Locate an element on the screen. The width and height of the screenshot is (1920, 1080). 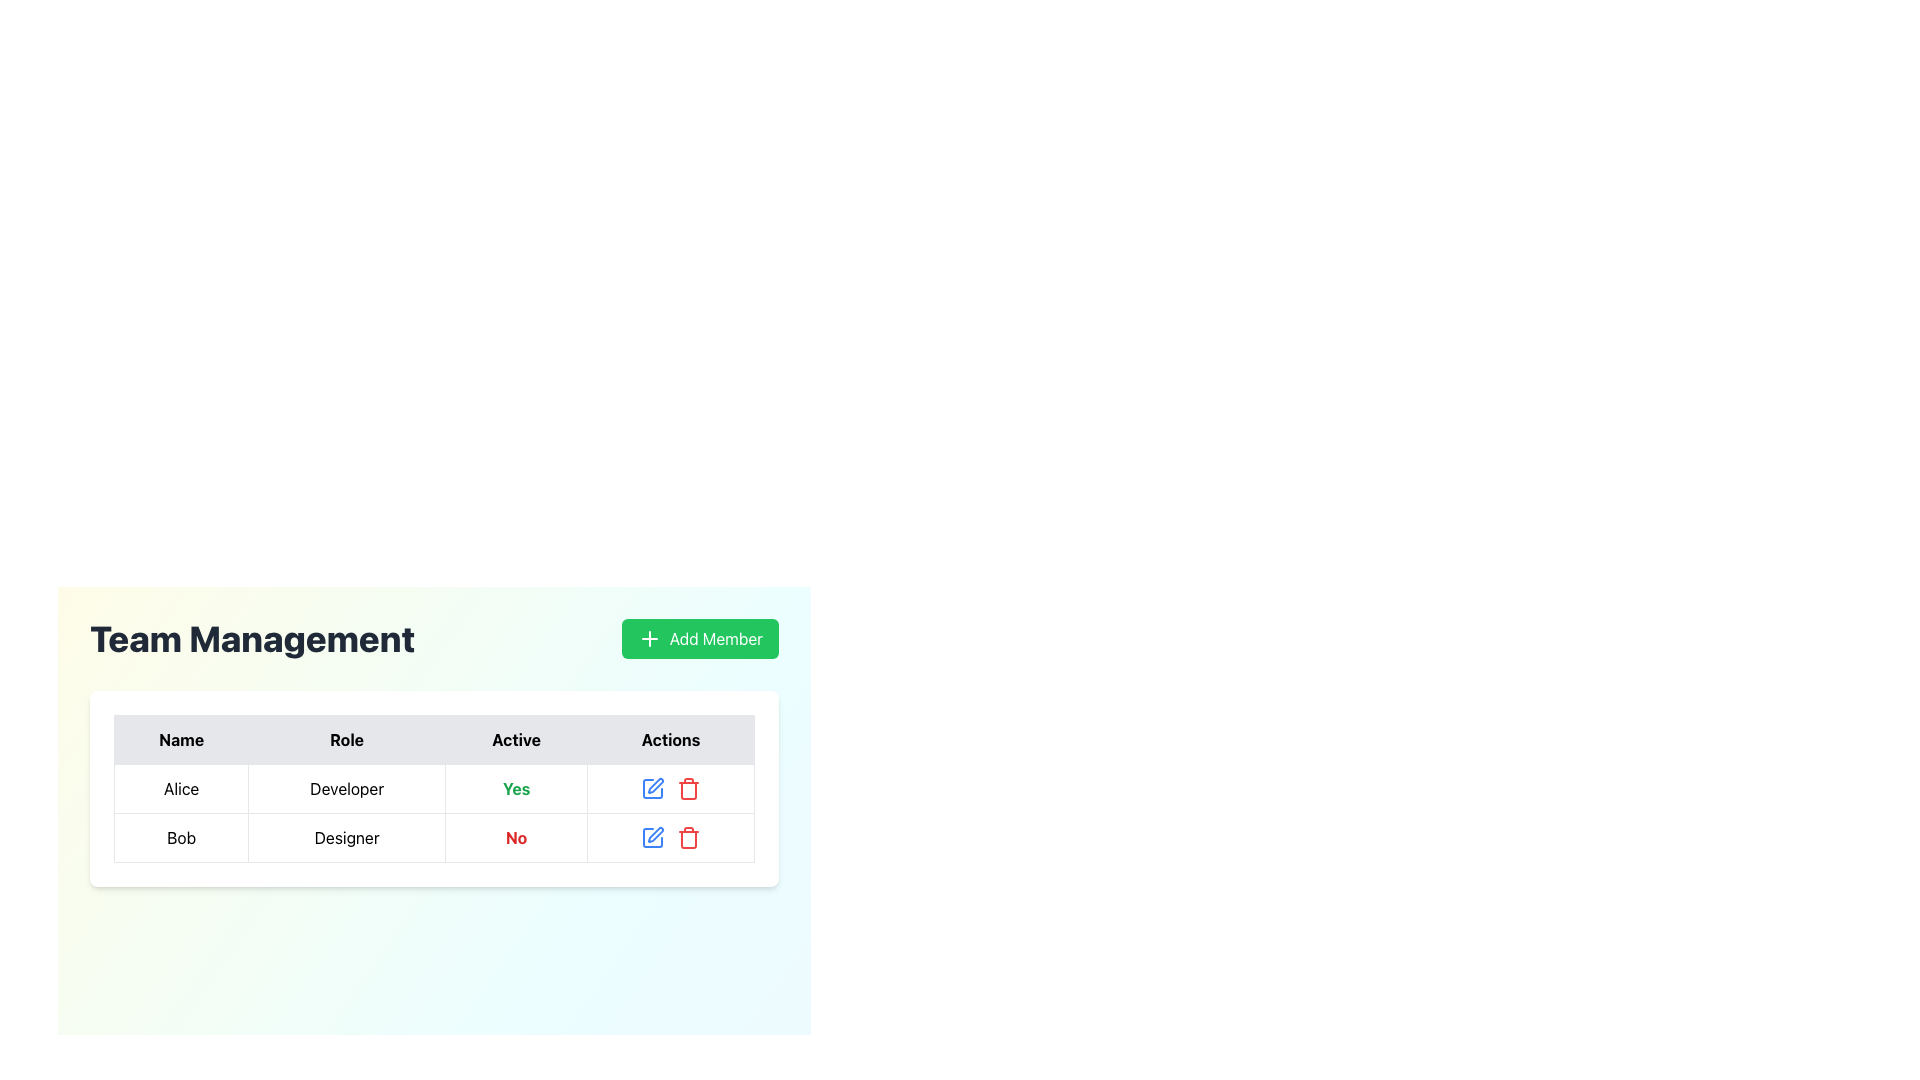
the first row of the 'Team Management' table that contains 'Alice', 'Developer', and 'Yes' is located at coordinates (433, 788).